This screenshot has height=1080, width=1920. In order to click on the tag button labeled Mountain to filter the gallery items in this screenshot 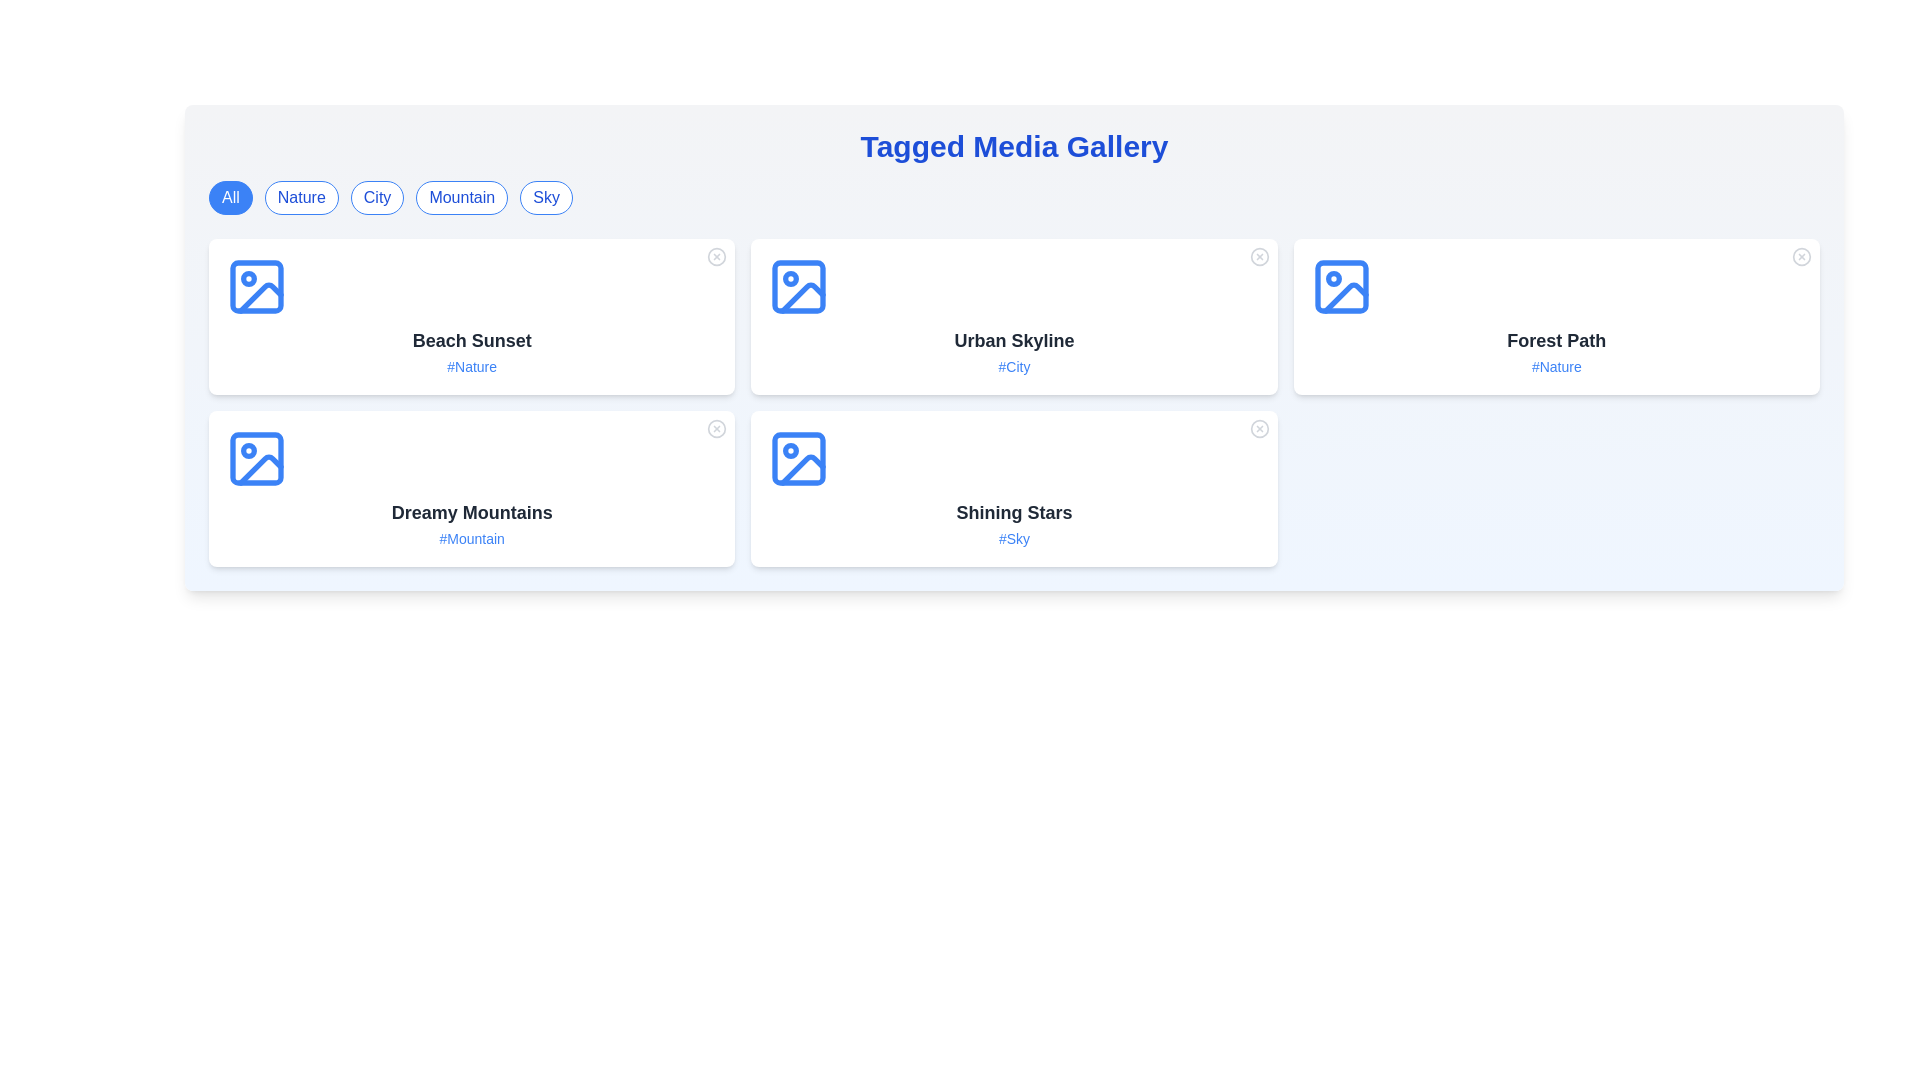, I will do `click(461, 197)`.